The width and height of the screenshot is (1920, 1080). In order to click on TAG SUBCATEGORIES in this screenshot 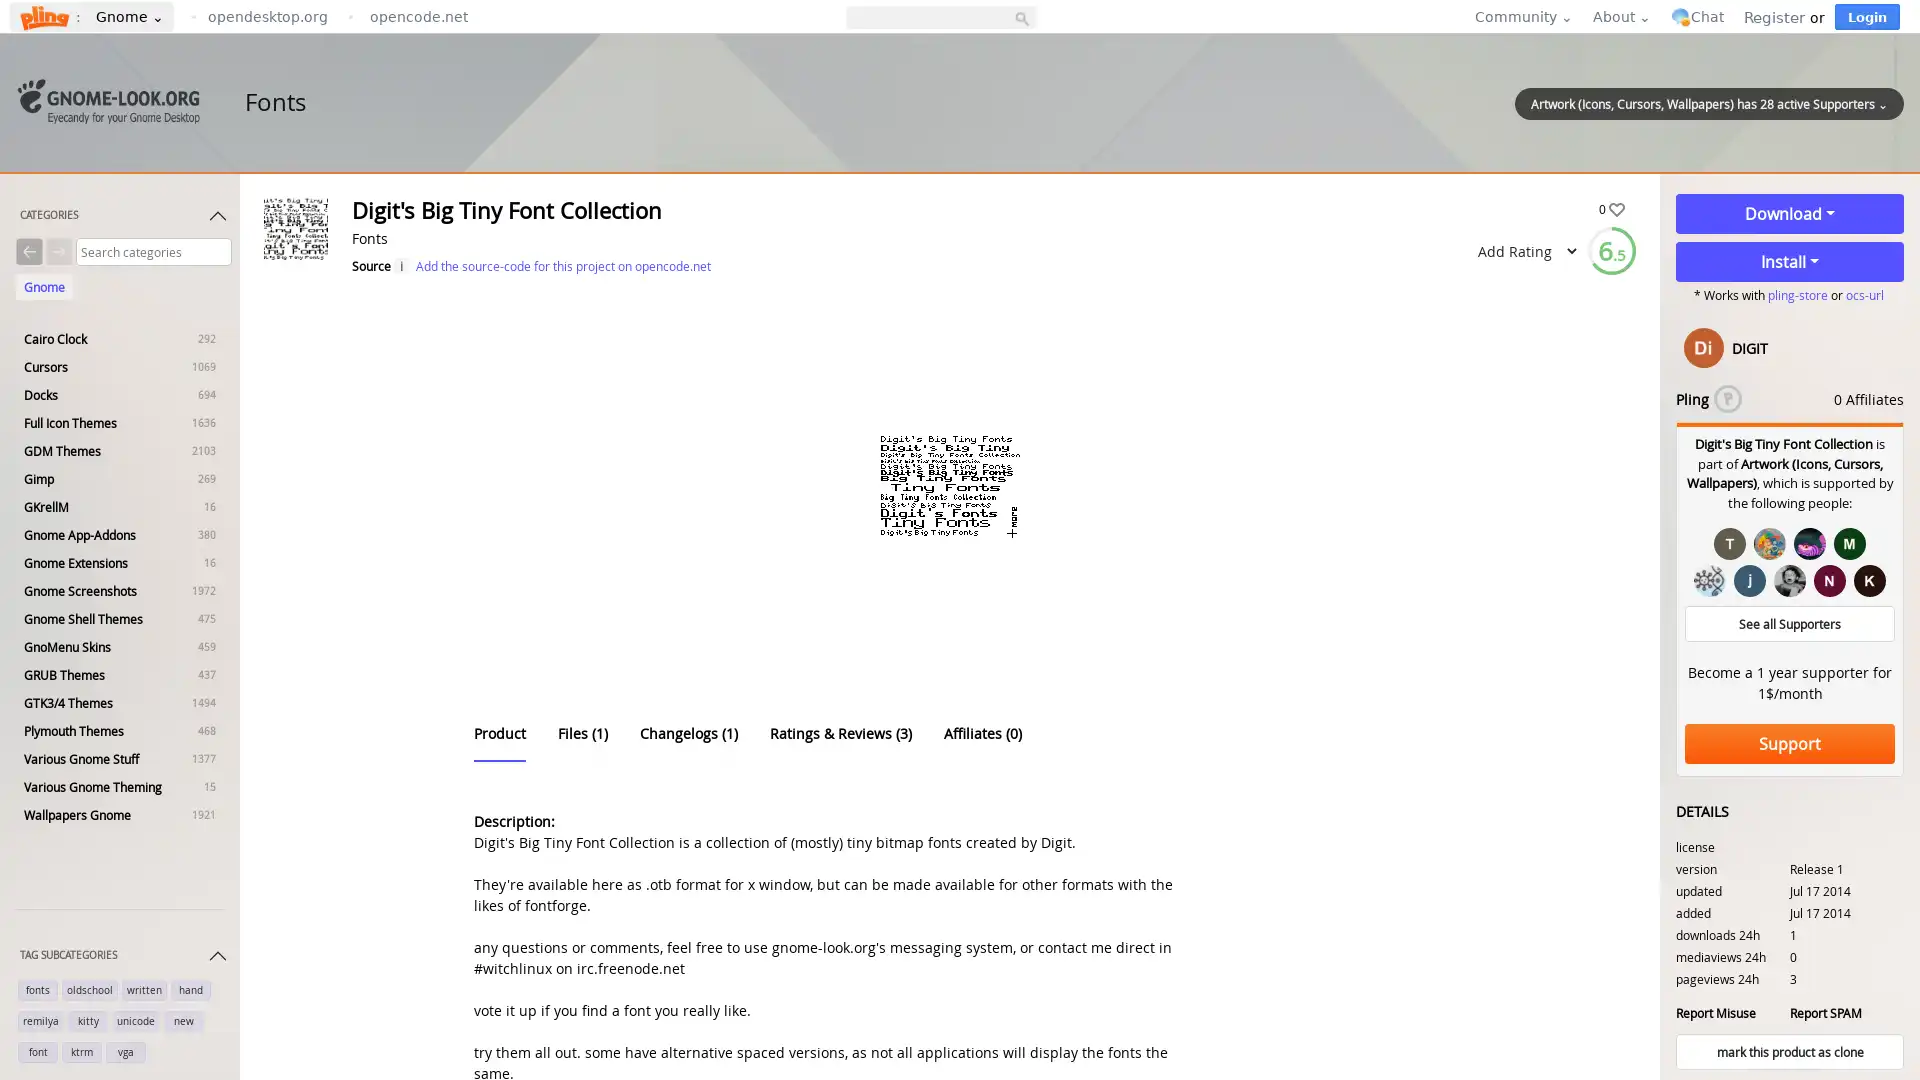, I will do `click(123, 959)`.